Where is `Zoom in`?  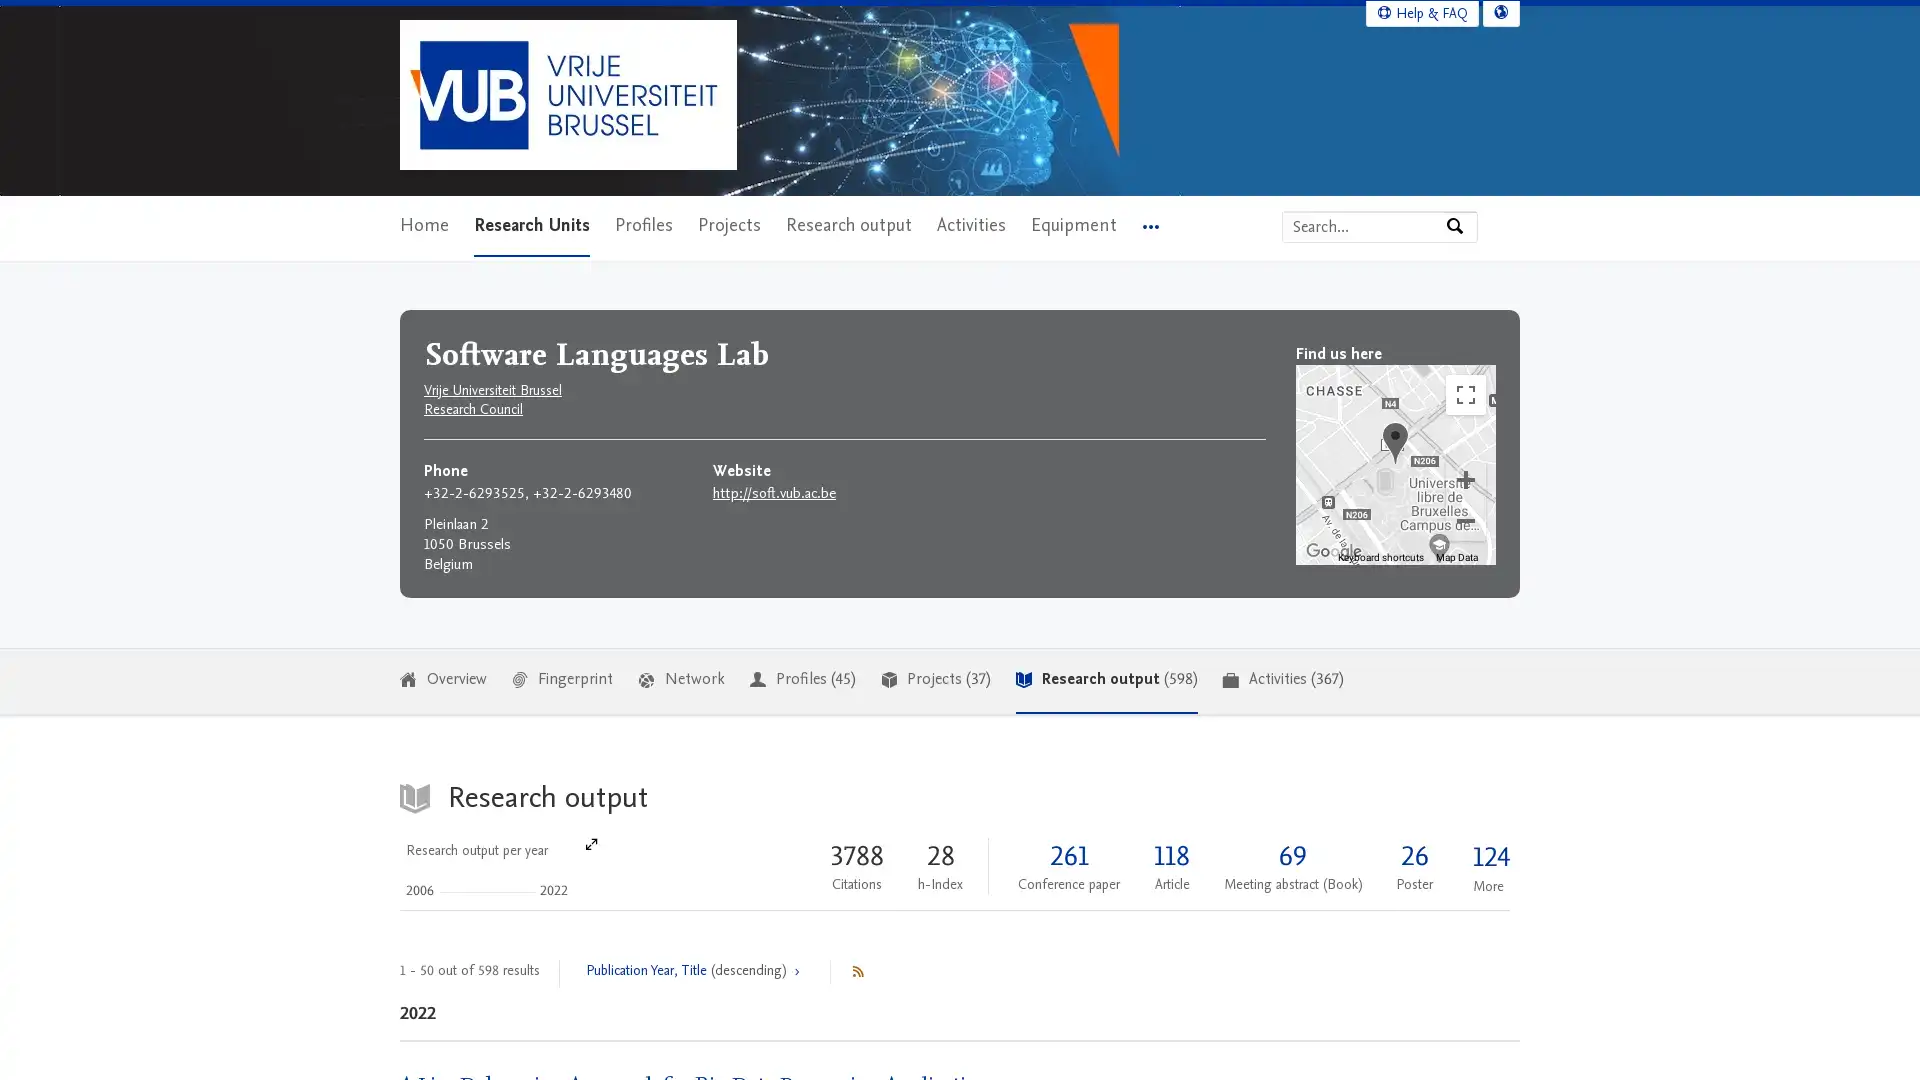
Zoom in is located at coordinates (1465, 478).